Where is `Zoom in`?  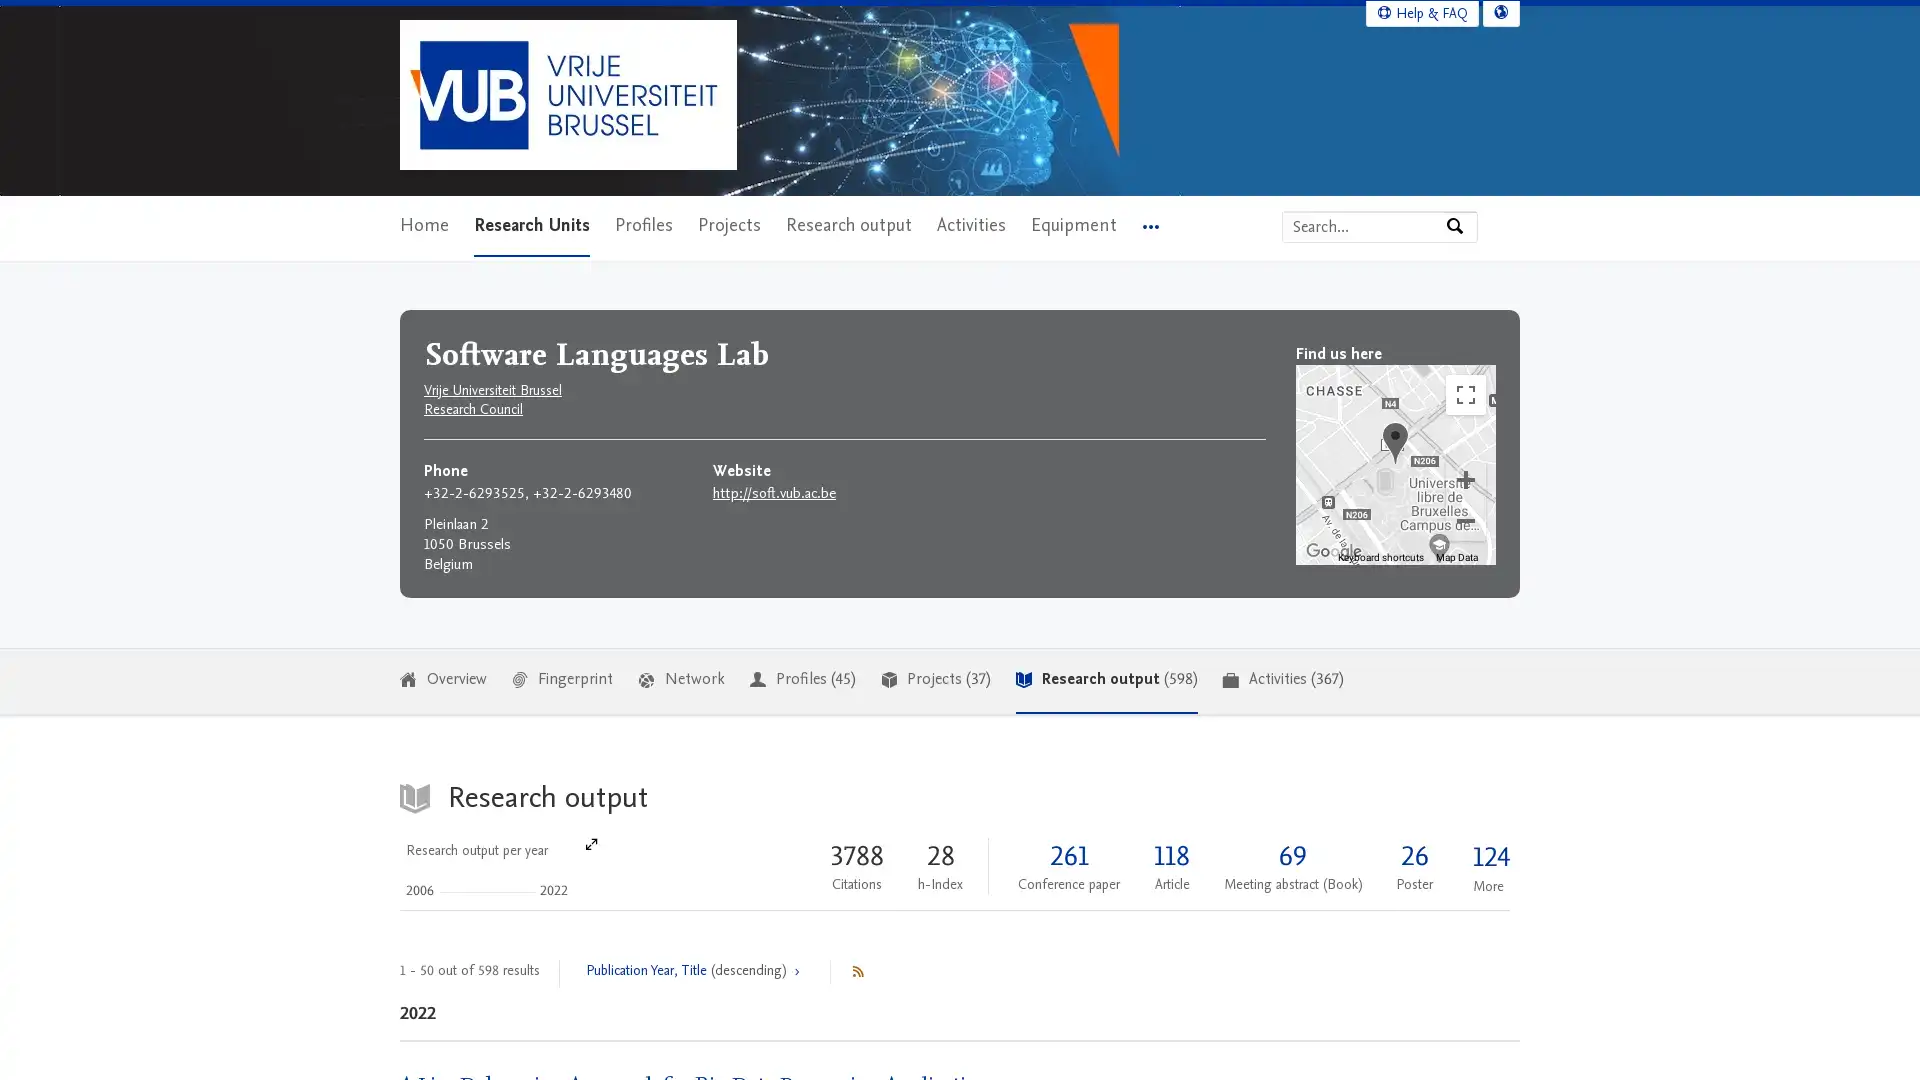
Zoom in is located at coordinates (1465, 478).